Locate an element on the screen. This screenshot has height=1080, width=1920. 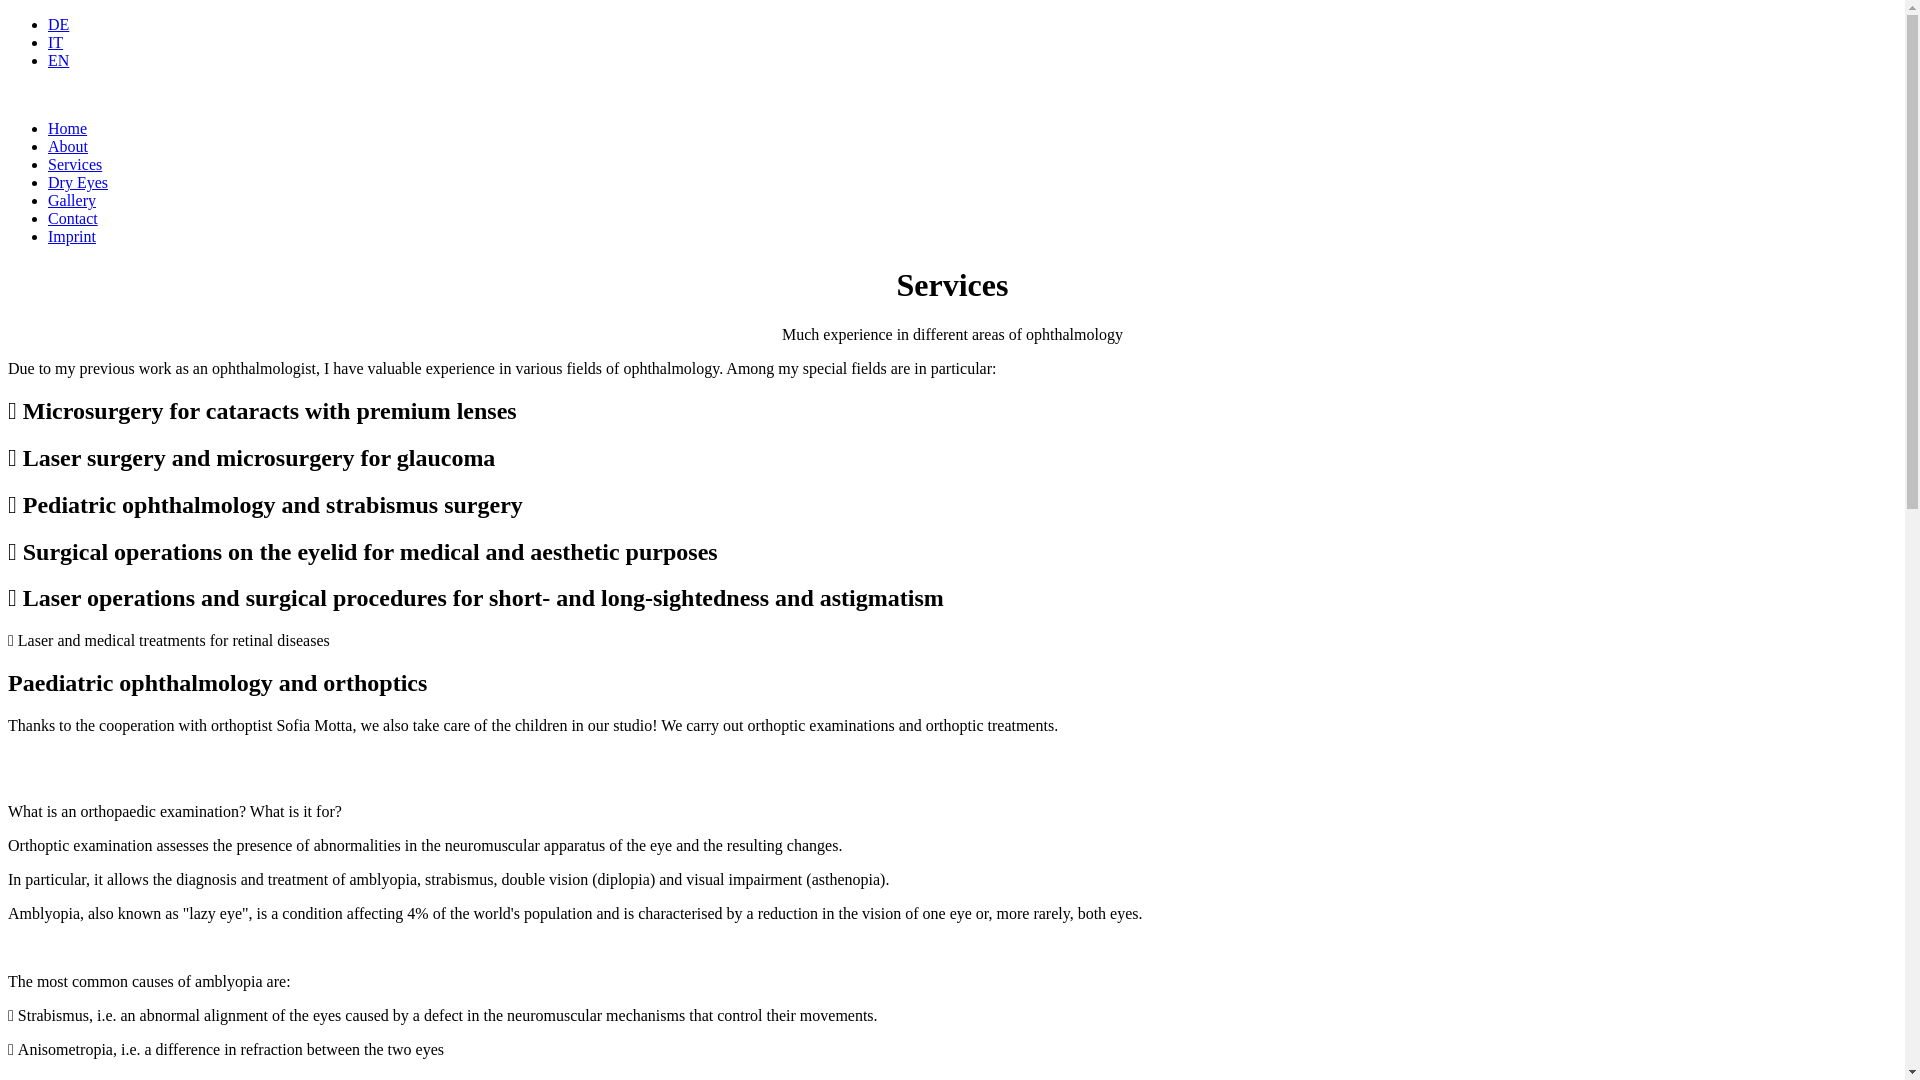
'Contact' is located at coordinates (72, 218).